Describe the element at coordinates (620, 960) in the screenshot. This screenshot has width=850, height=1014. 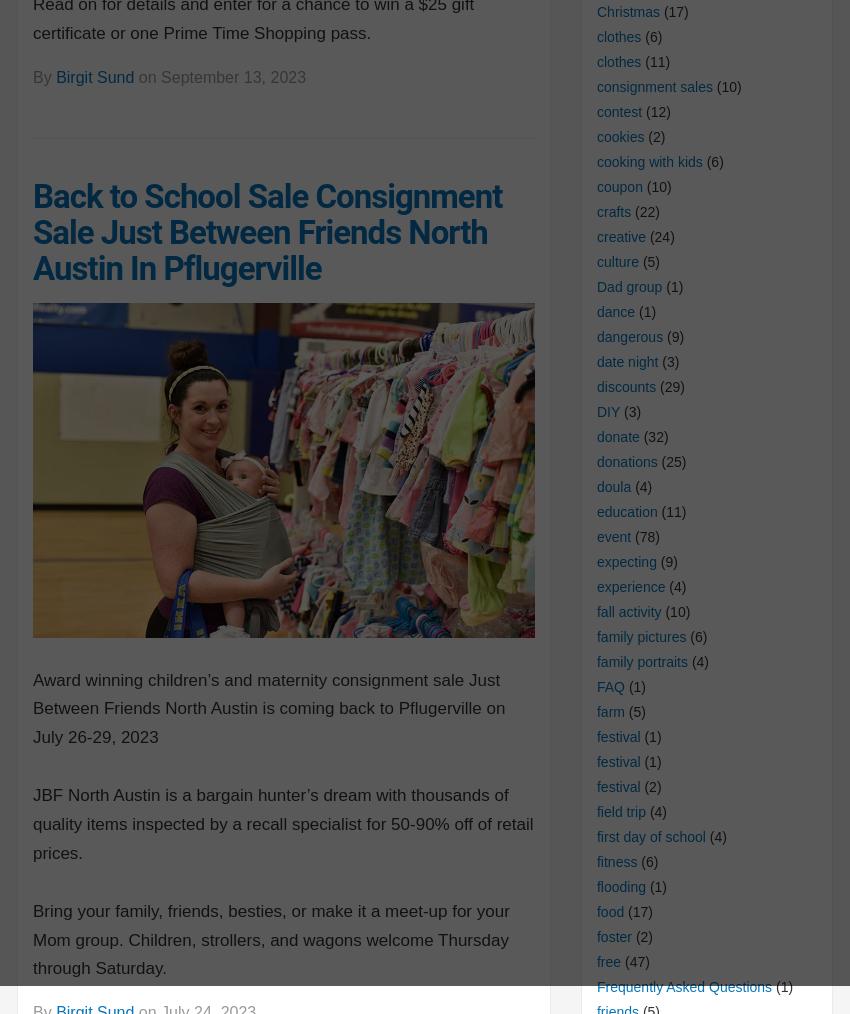
I see `'(47)'` at that location.